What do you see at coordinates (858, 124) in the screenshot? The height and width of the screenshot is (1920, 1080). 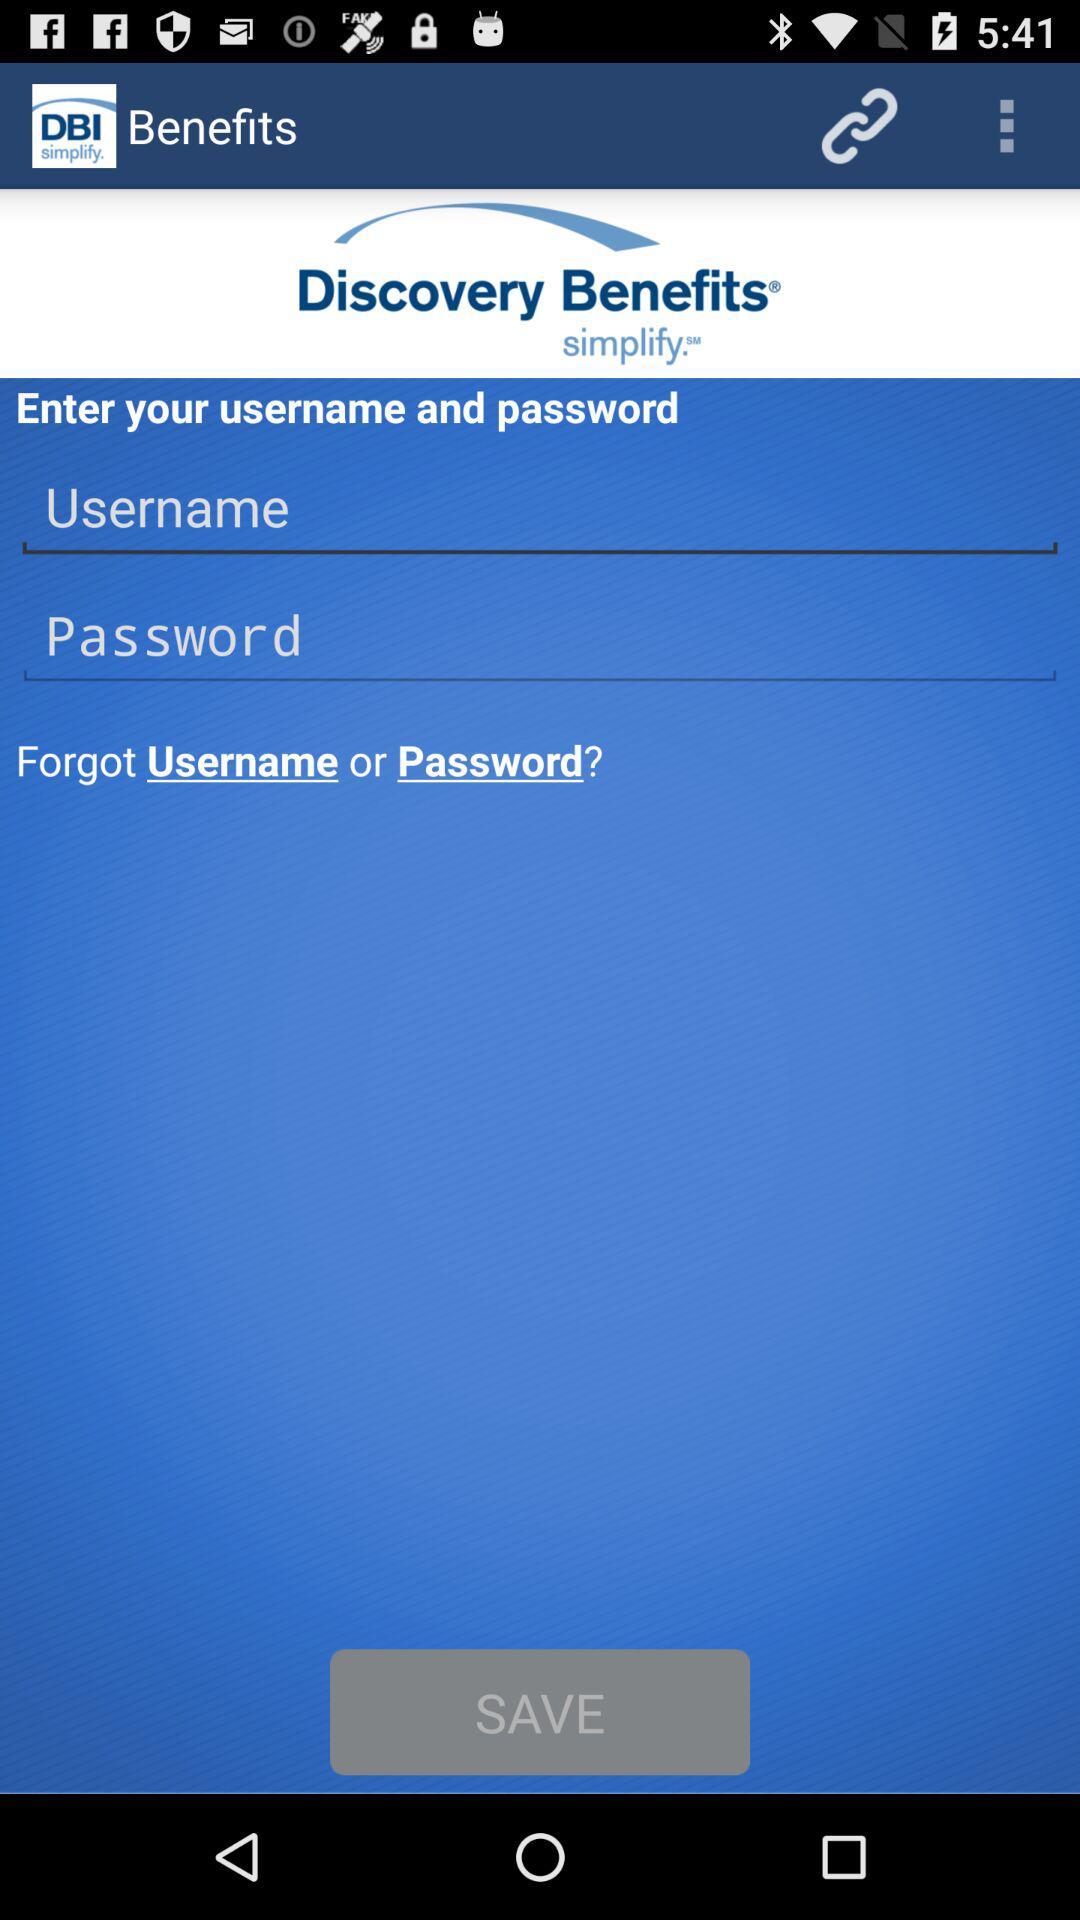 I see `option left to more button at top right` at bounding box center [858, 124].